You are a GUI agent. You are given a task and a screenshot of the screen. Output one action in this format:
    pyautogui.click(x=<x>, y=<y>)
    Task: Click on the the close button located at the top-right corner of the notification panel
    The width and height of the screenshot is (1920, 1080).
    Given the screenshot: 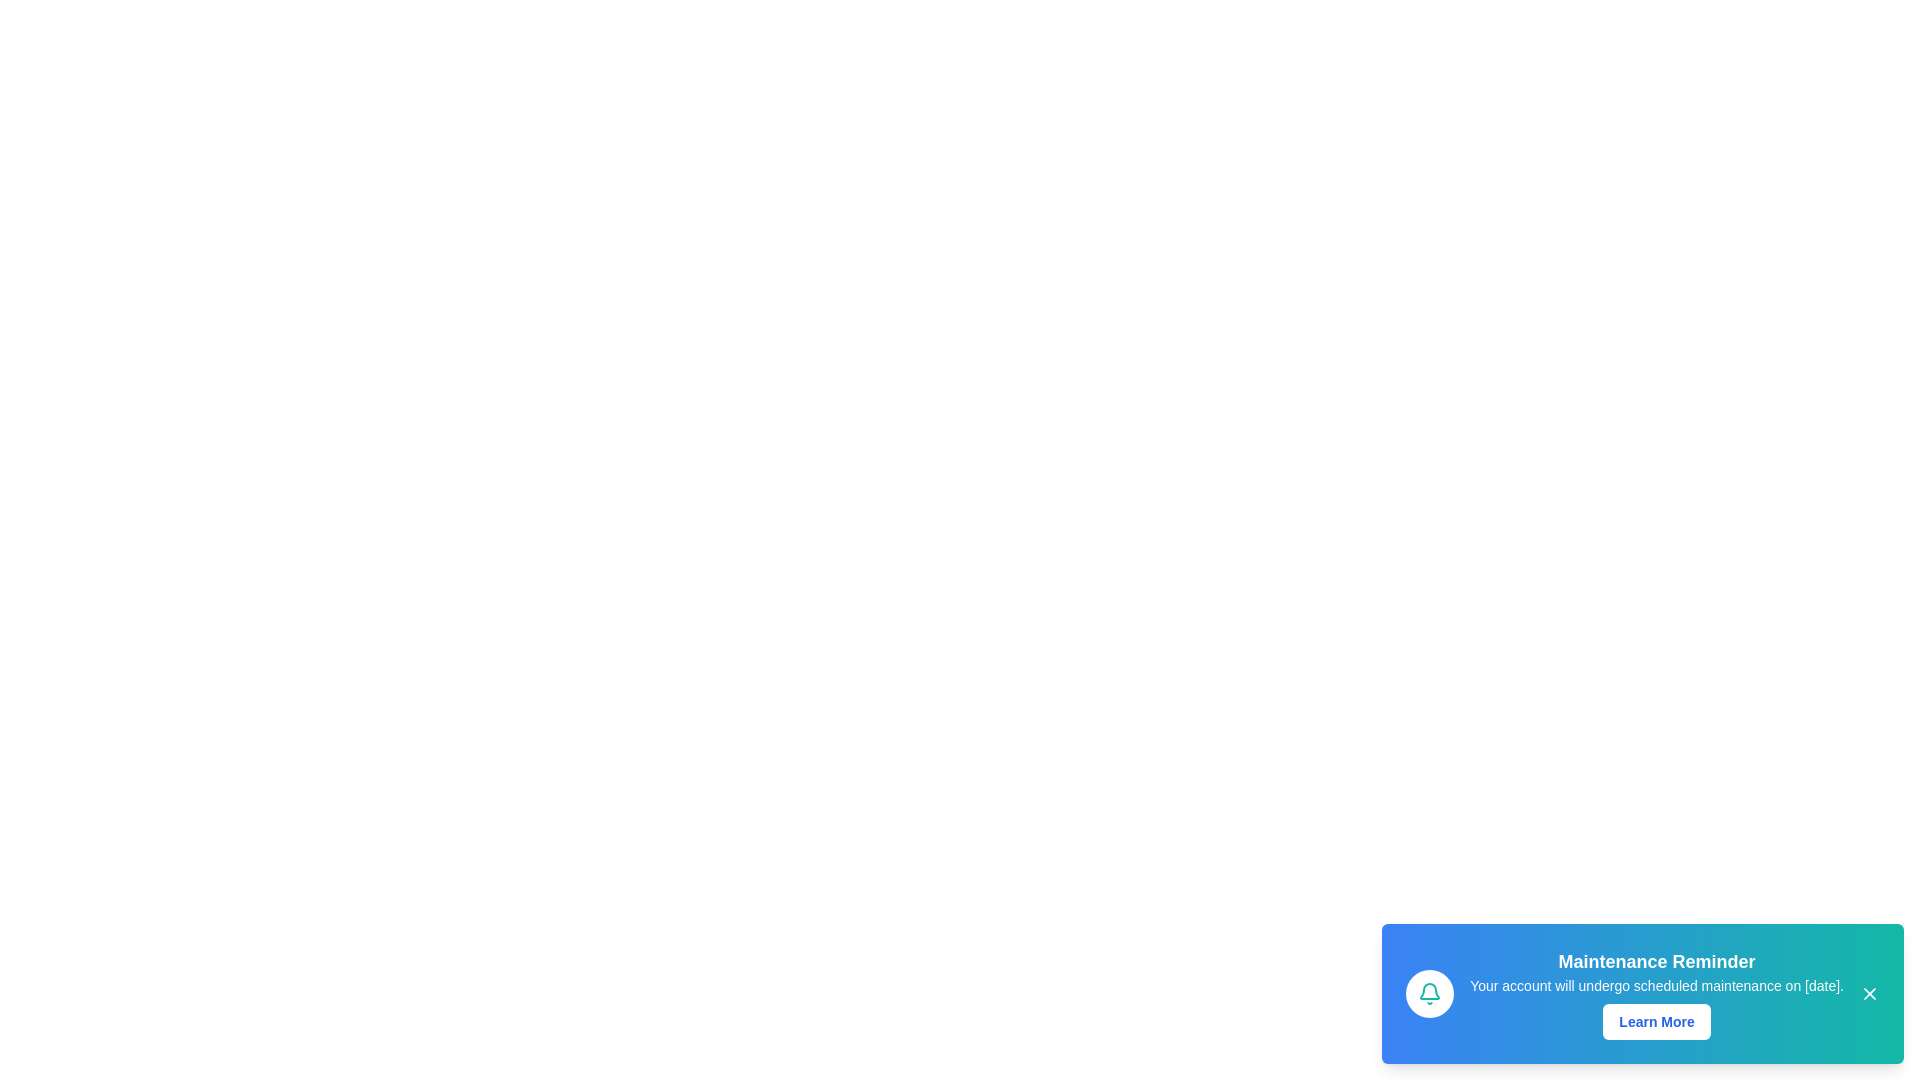 What is the action you would take?
    pyautogui.click(x=1869, y=994)
    